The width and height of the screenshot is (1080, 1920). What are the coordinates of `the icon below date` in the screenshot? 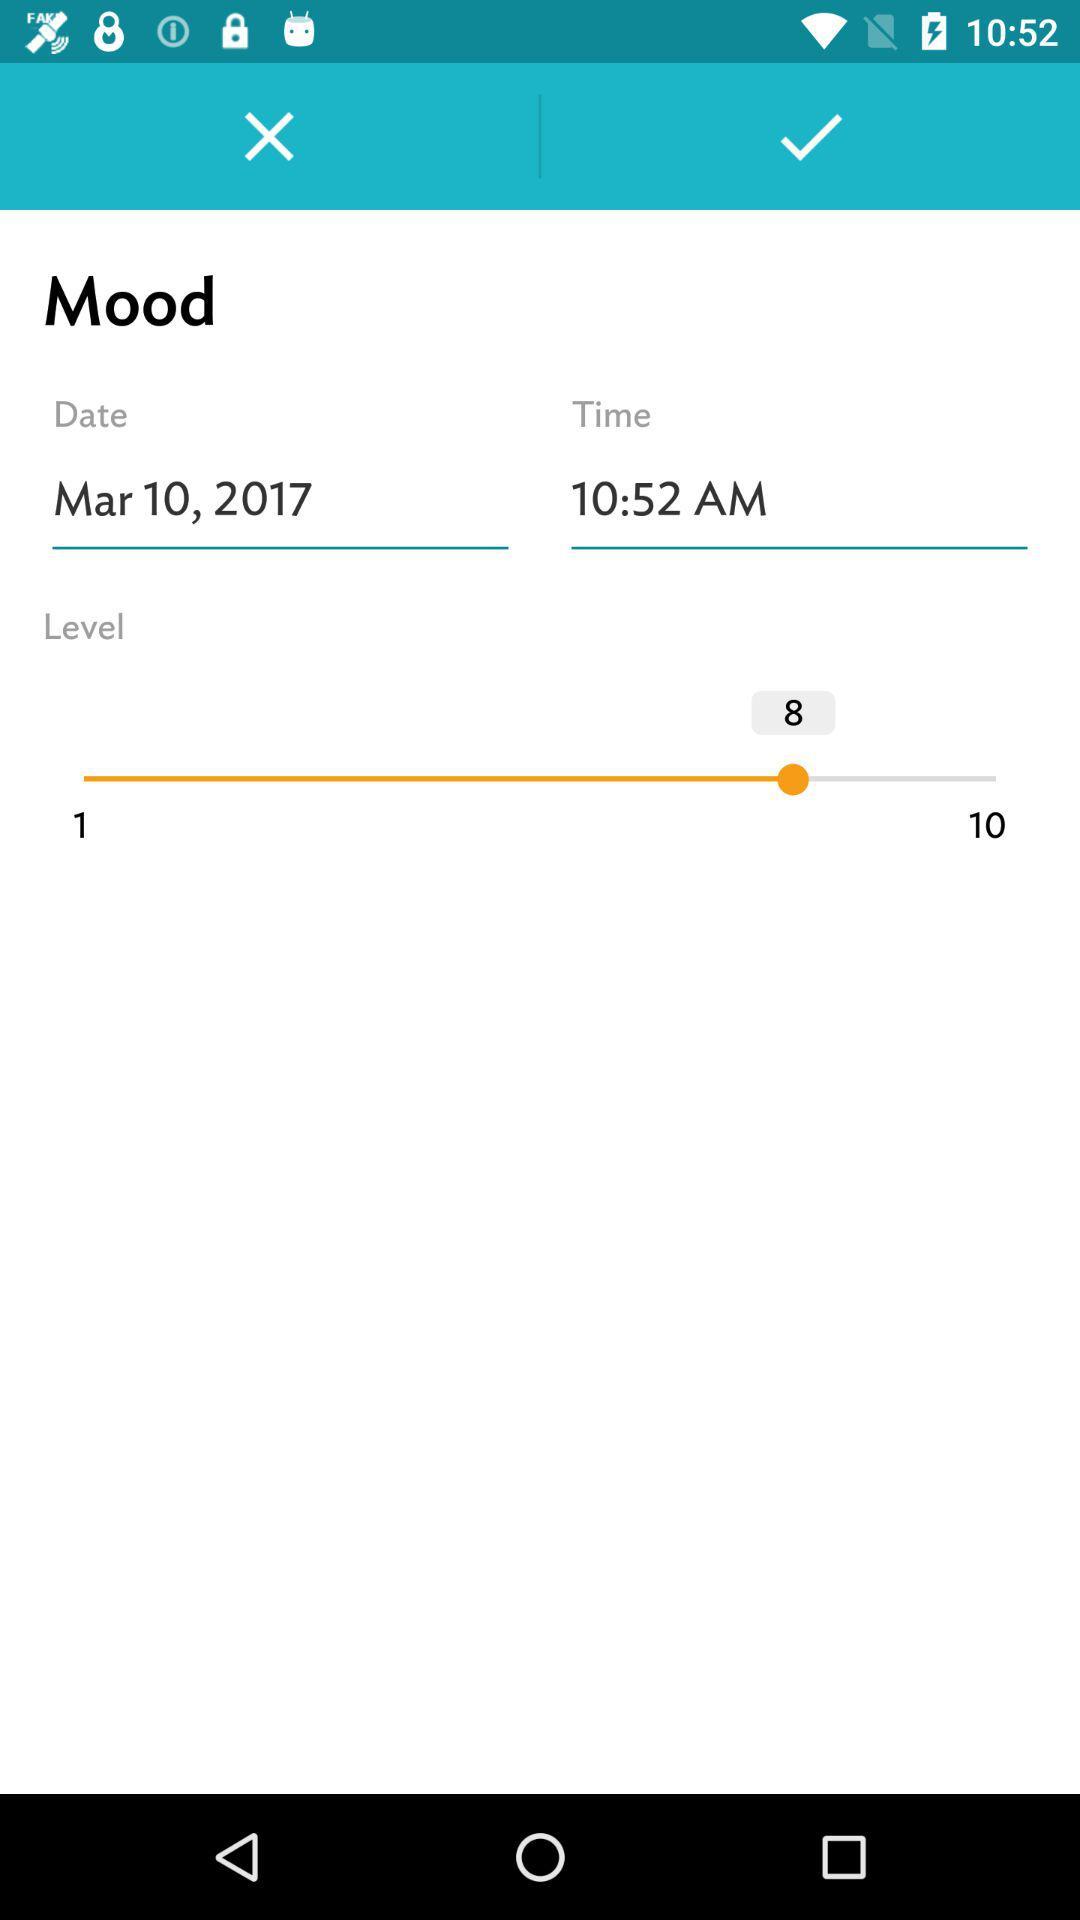 It's located at (280, 499).